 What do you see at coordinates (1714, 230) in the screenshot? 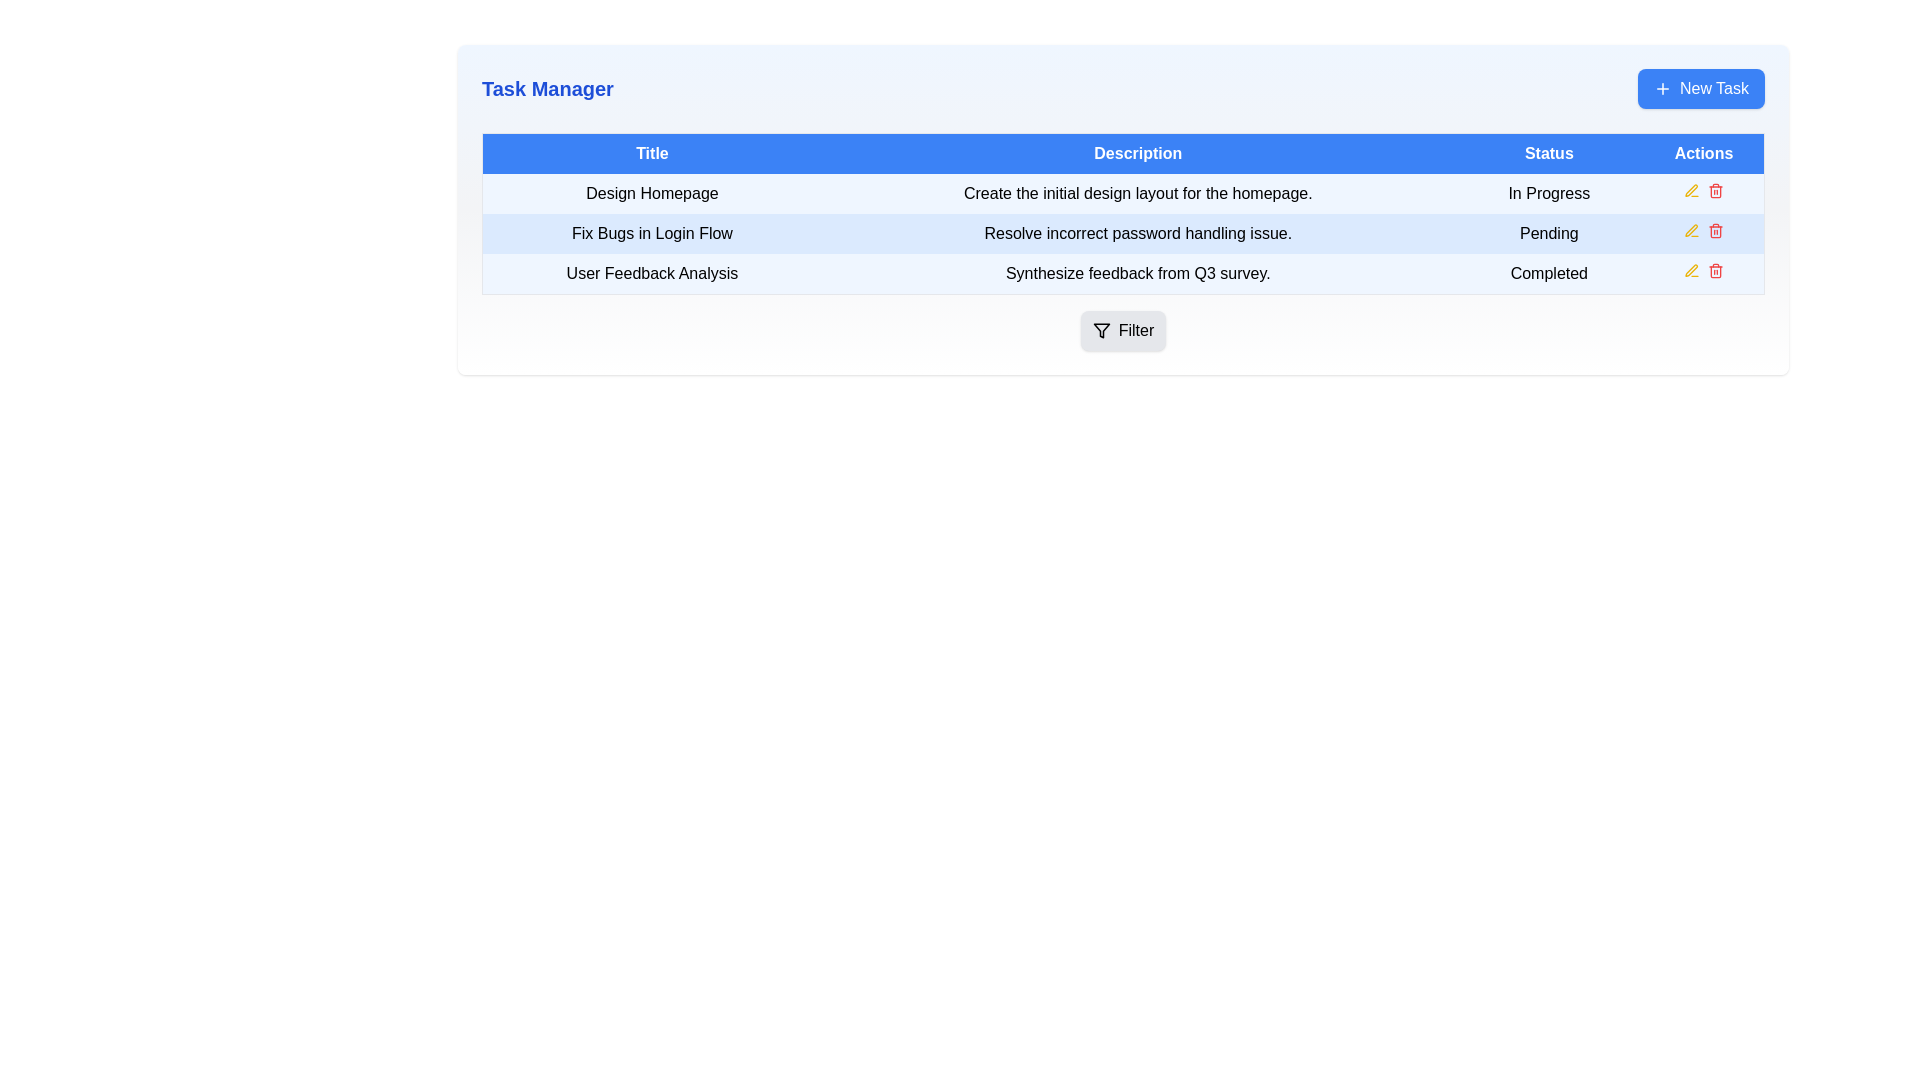
I see `the red-colored trash bin icon button in the second row of the 'Actions' column` at bounding box center [1714, 230].